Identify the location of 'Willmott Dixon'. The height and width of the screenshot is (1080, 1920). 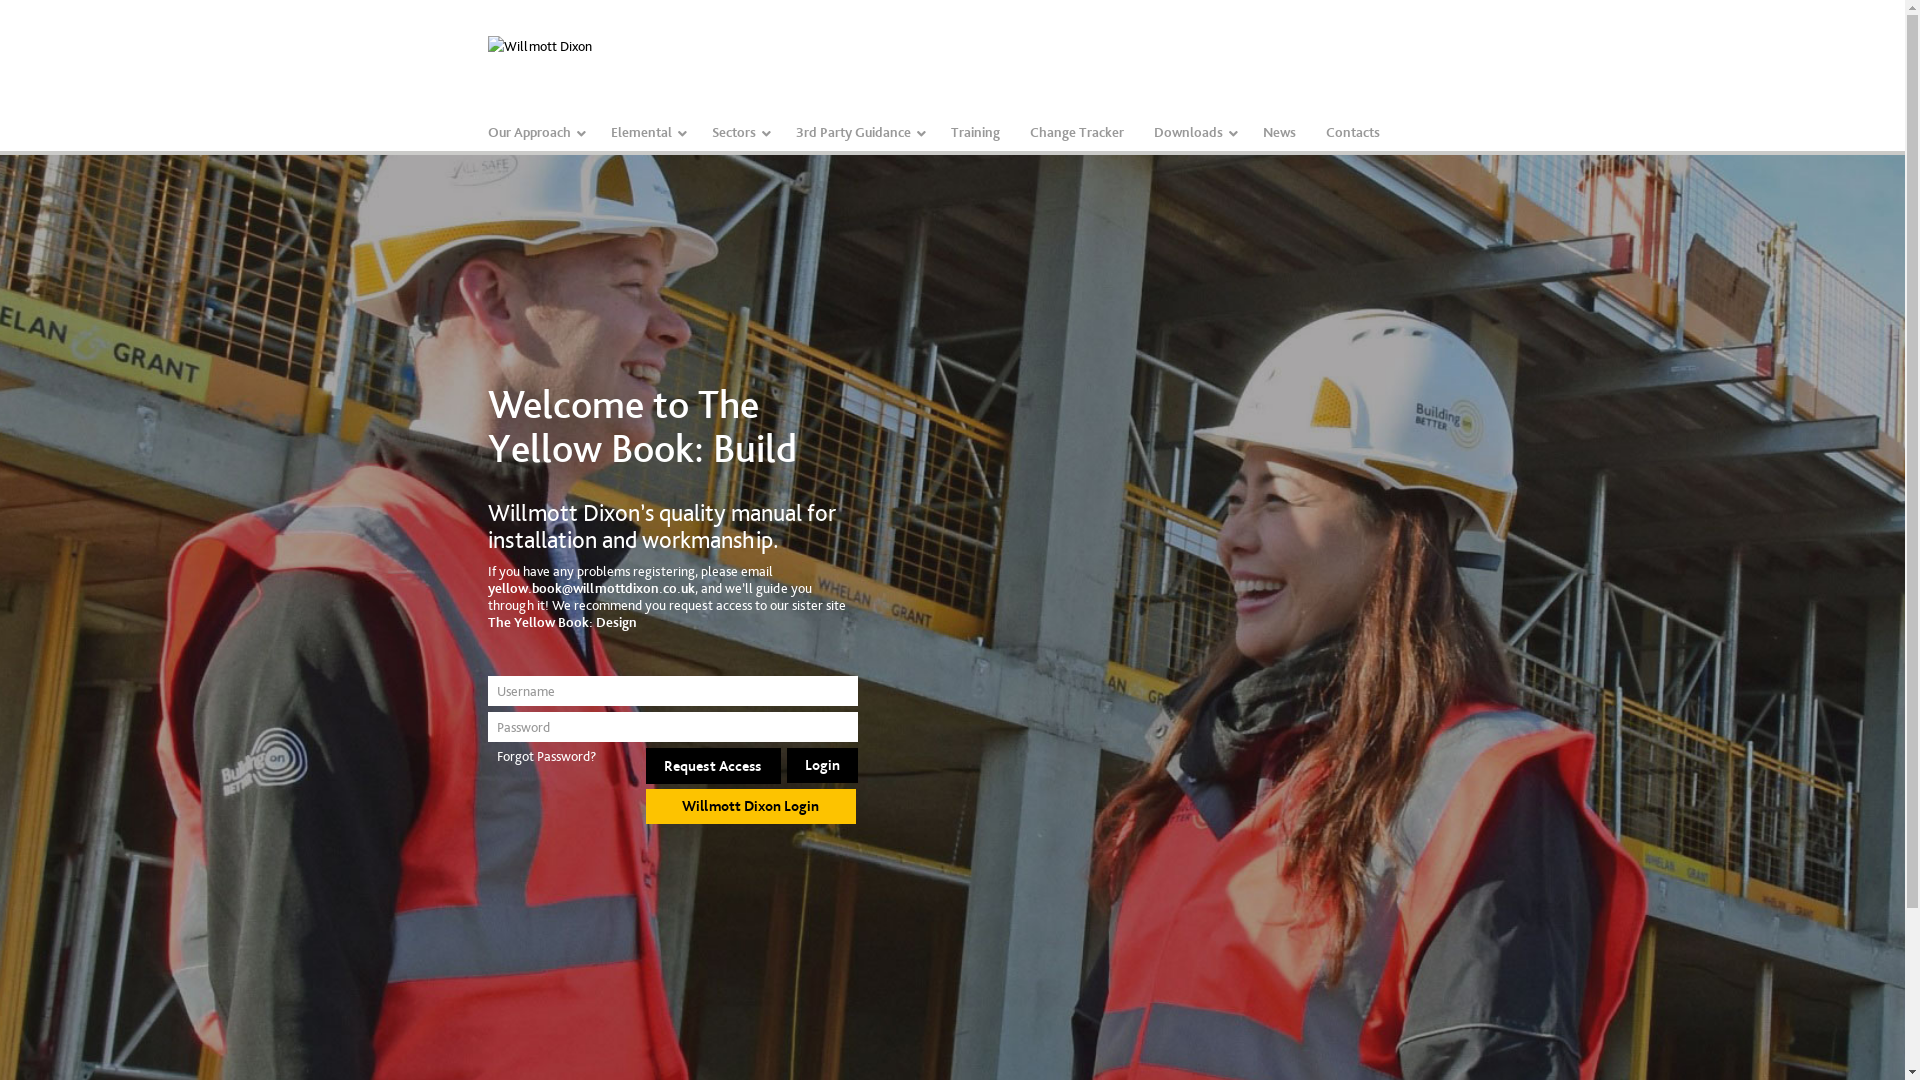
(539, 56).